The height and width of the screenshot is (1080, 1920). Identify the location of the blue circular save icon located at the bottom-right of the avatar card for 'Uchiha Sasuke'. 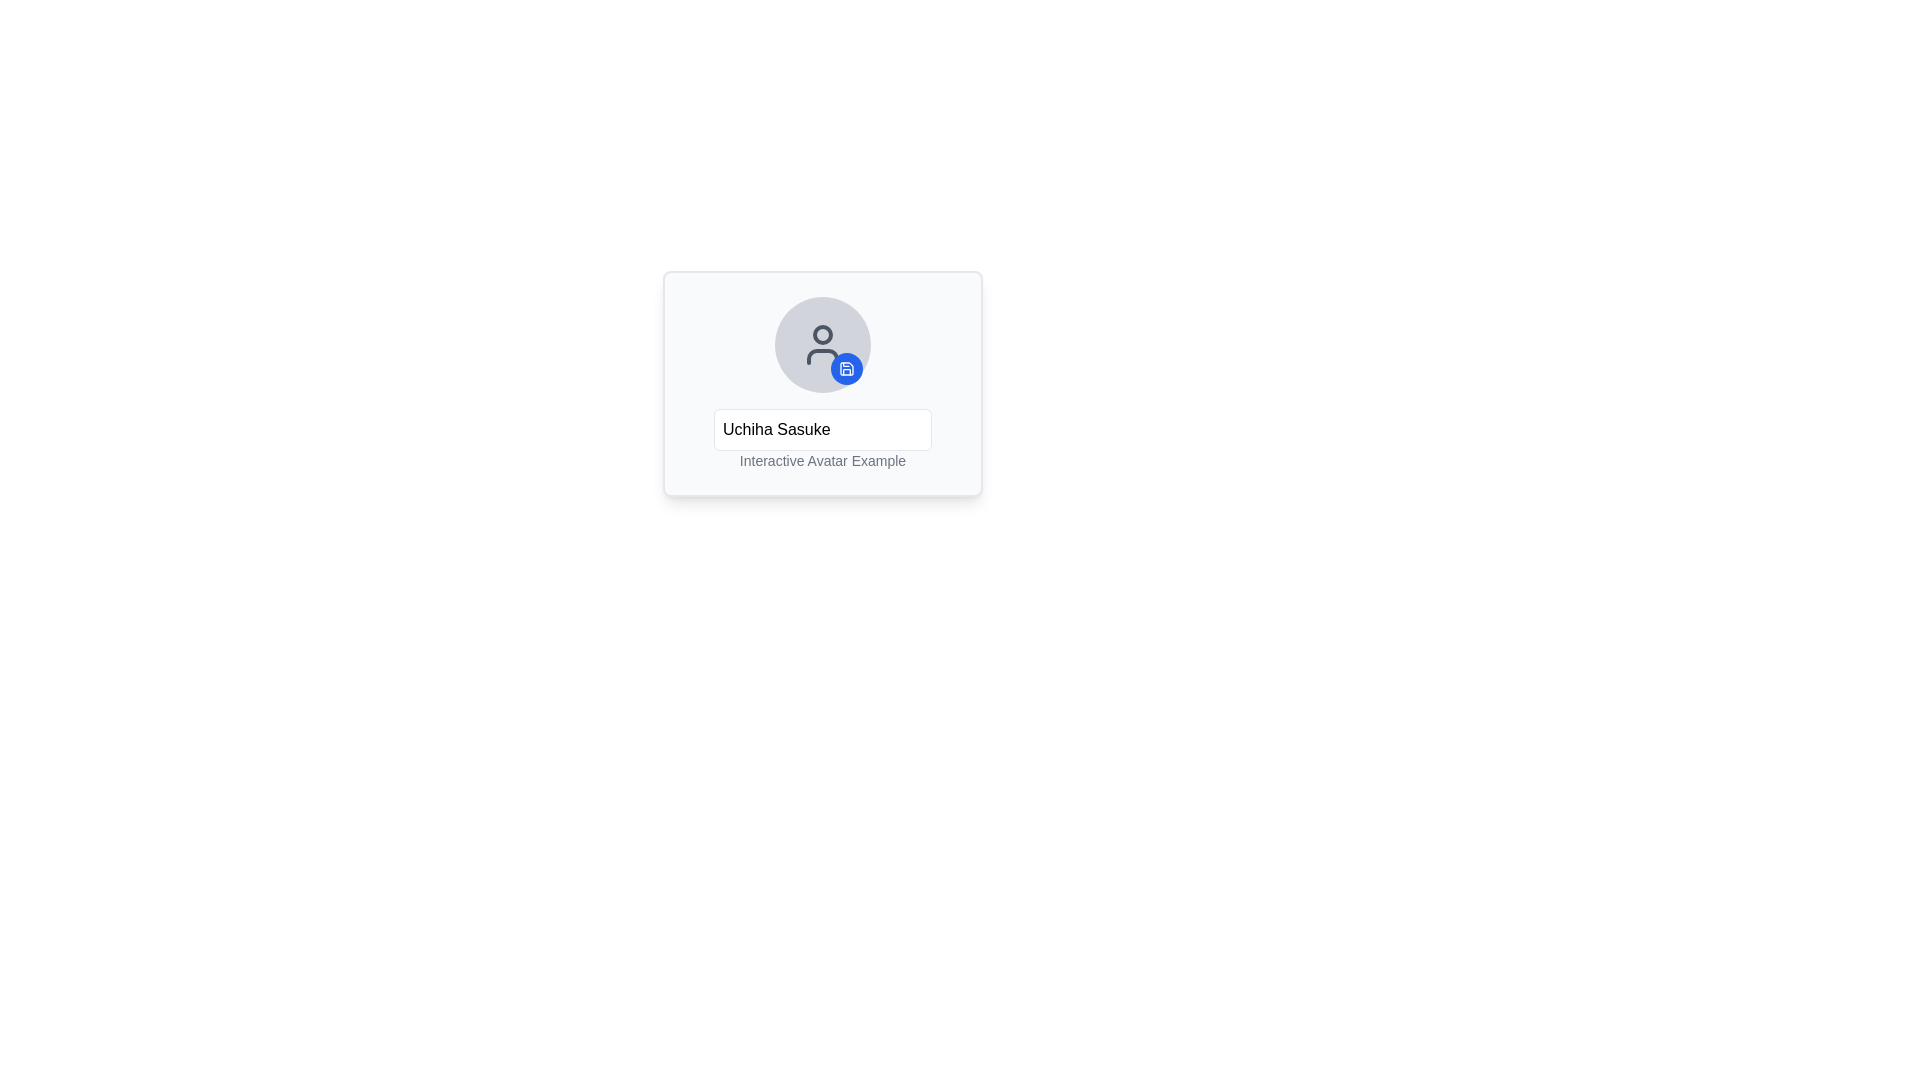
(846, 369).